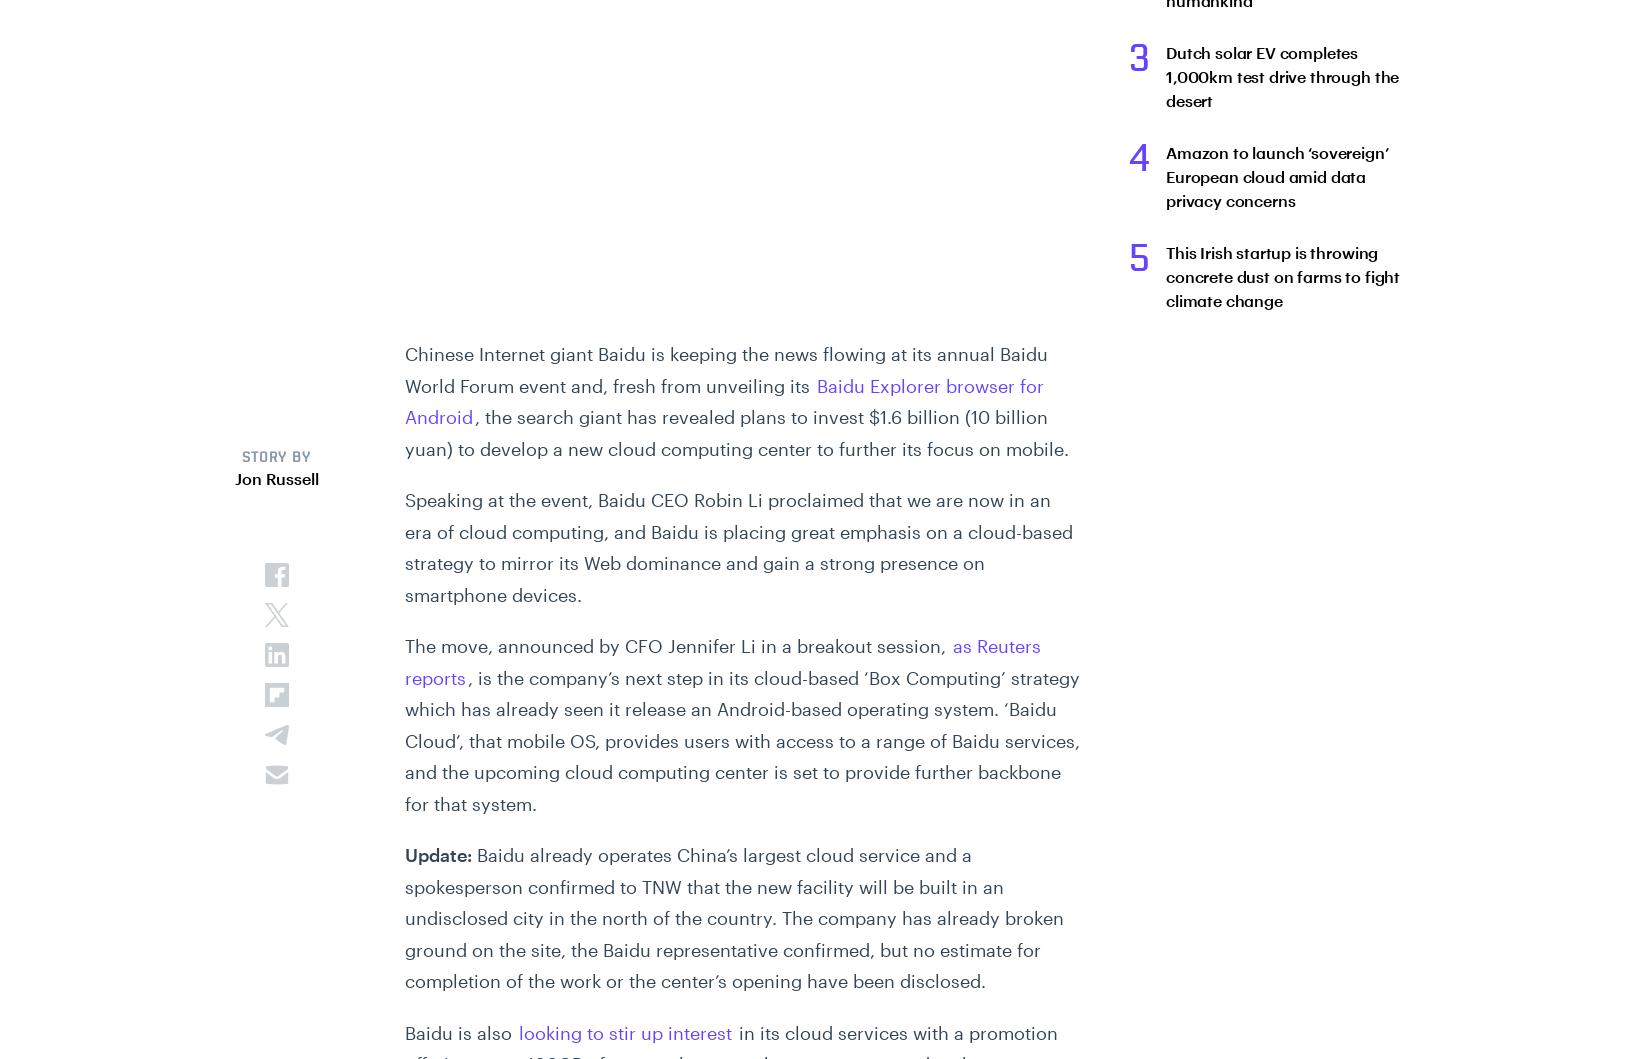 The image size is (1641, 1059). Describe the element at coordinates (1280, 76) in the screenshot. I see `'Dutch solar EV completes 1,000km test drive through the desert'` at that location.